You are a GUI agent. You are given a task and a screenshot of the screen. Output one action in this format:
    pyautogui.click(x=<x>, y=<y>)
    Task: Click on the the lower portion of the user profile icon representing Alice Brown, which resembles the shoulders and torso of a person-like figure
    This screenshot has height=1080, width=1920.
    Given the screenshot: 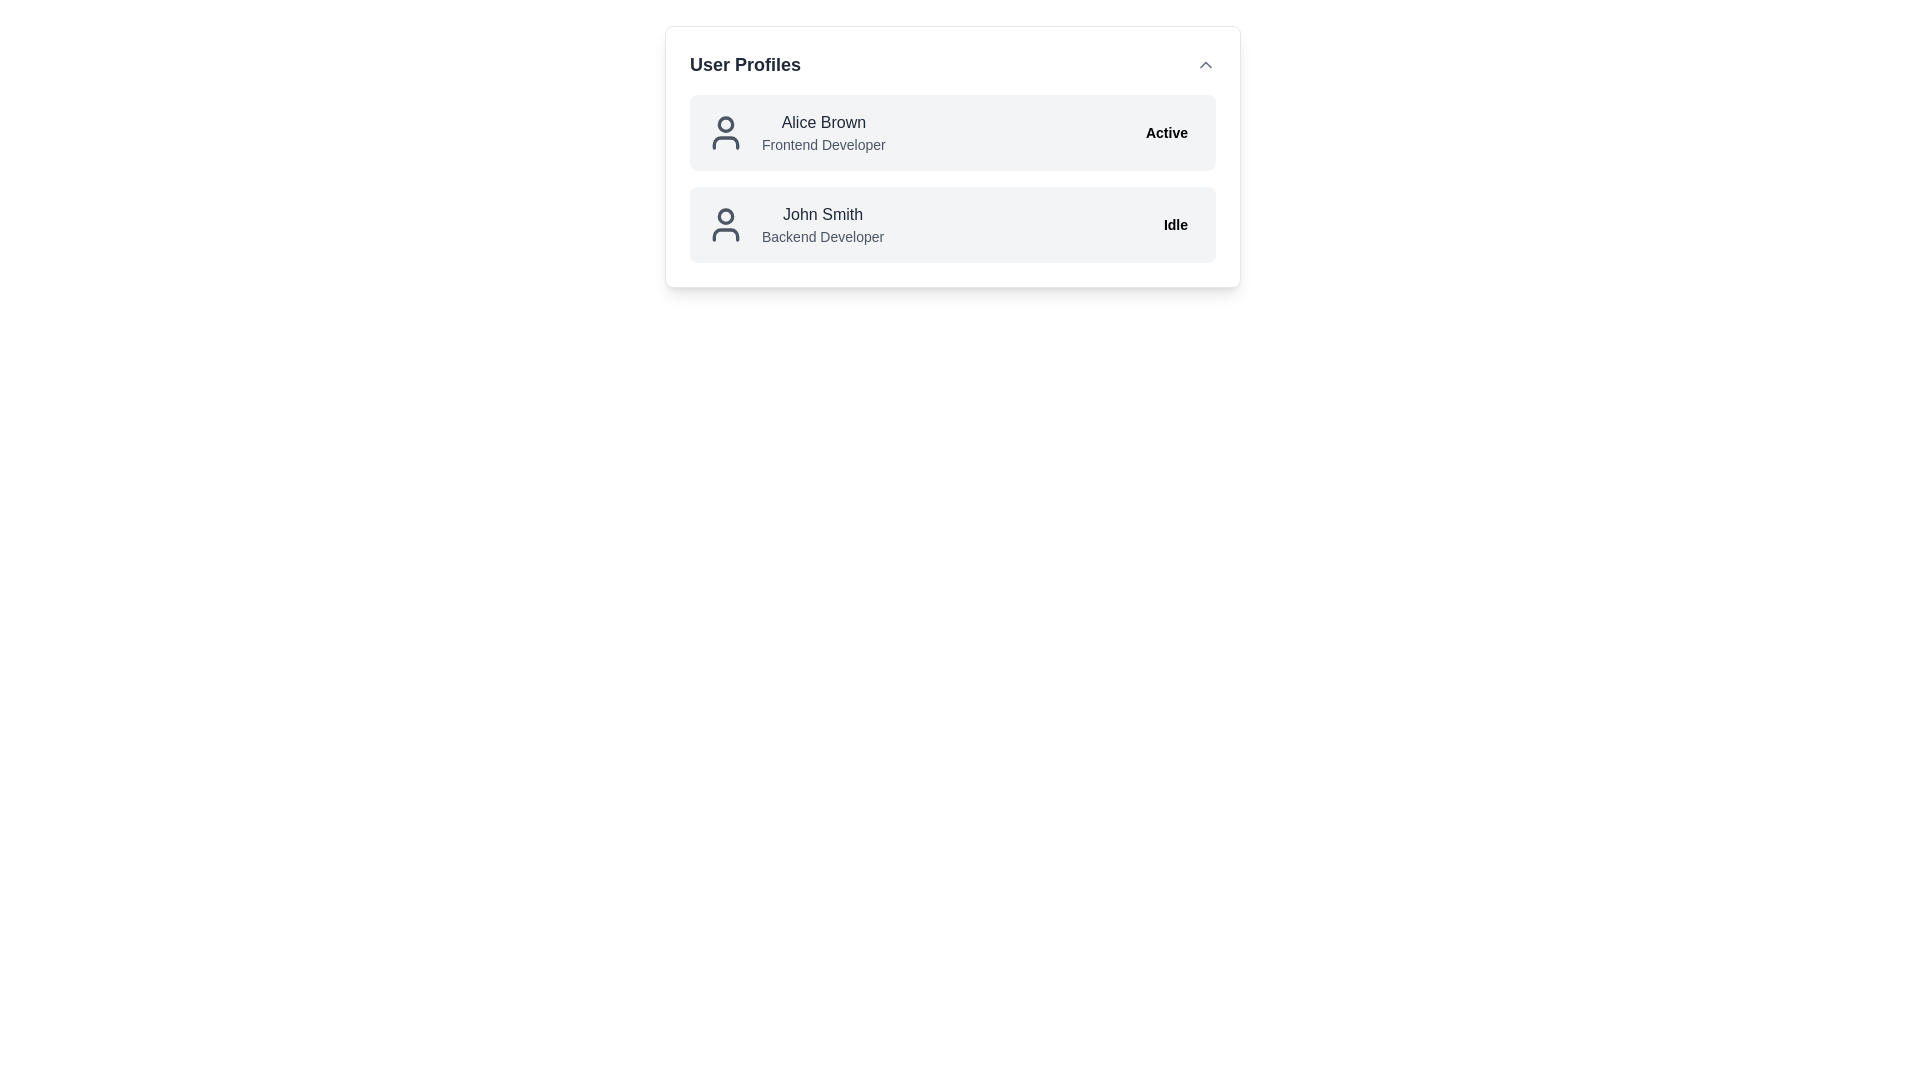 What is the action you would take?
    pyautogui.click(x=724, y=141)
    